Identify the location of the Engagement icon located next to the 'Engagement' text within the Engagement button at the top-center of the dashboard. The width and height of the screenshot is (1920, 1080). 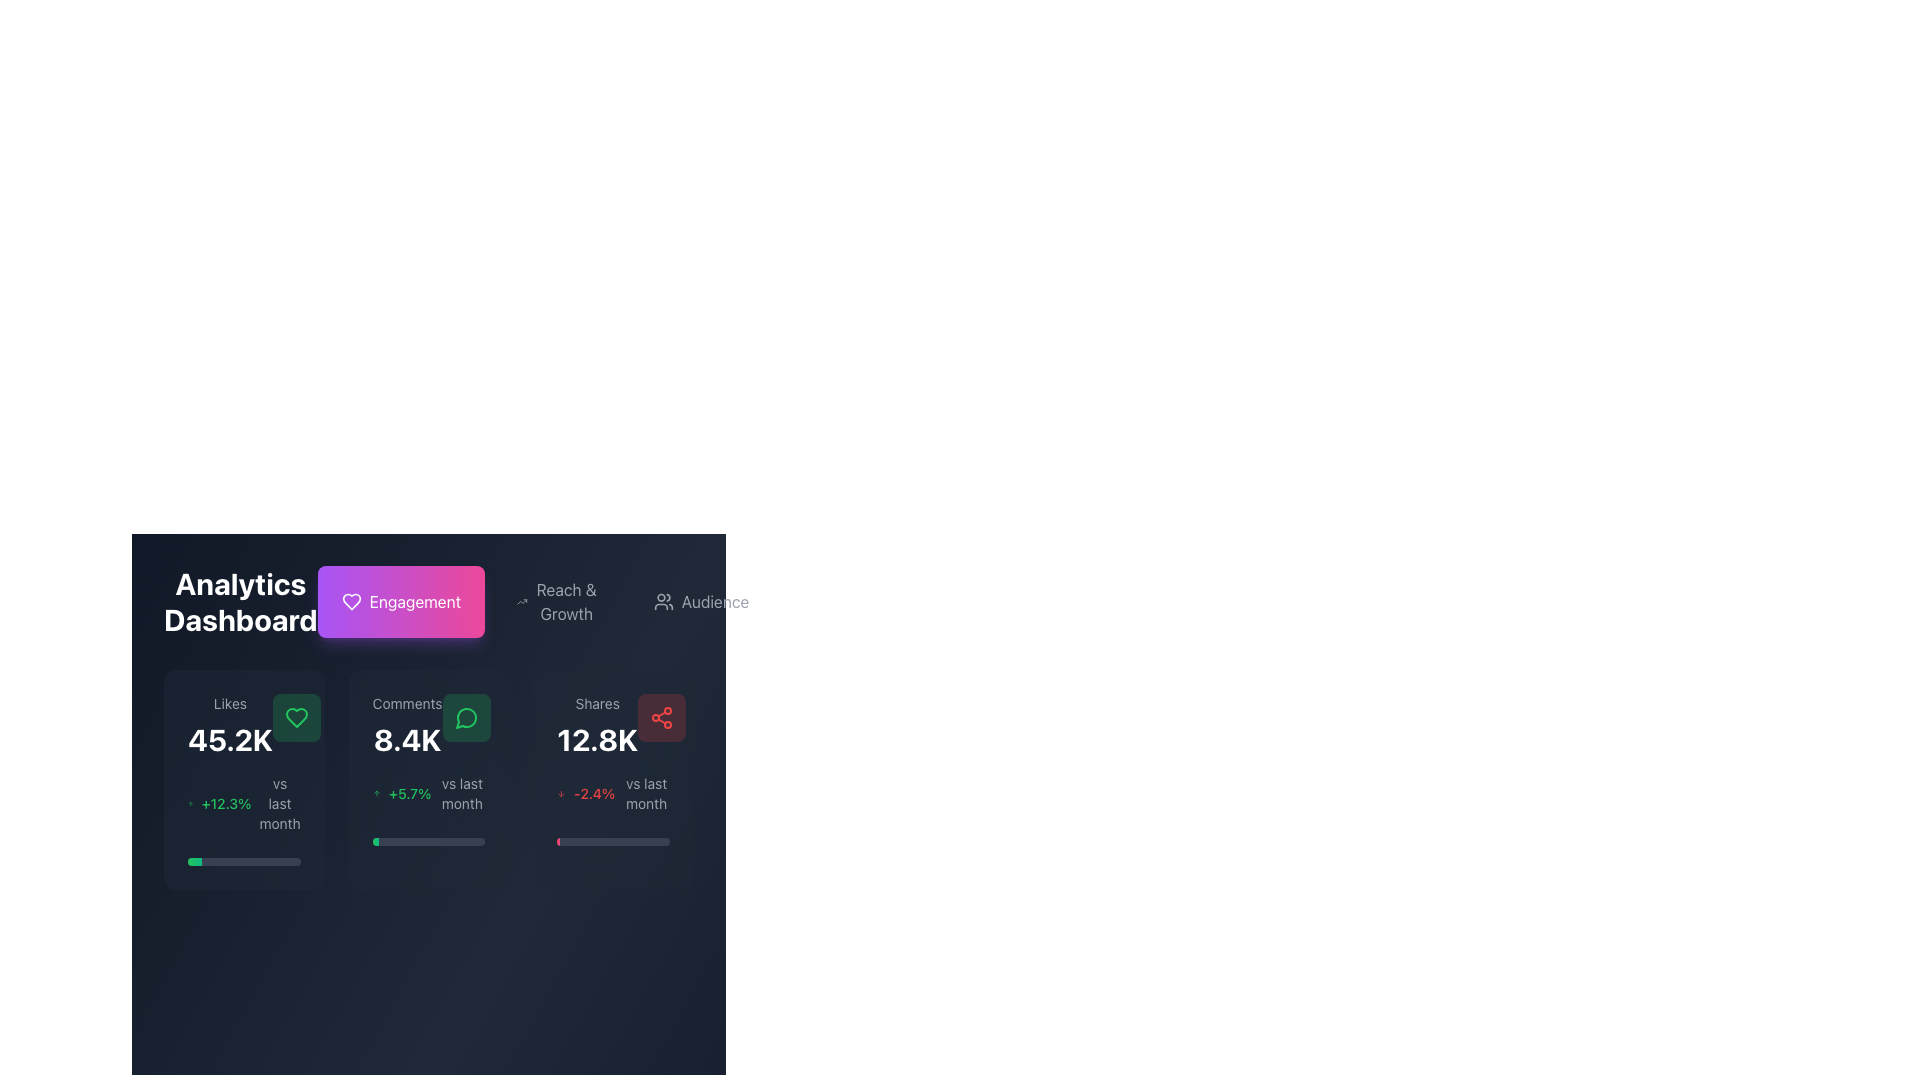
(351, 600).